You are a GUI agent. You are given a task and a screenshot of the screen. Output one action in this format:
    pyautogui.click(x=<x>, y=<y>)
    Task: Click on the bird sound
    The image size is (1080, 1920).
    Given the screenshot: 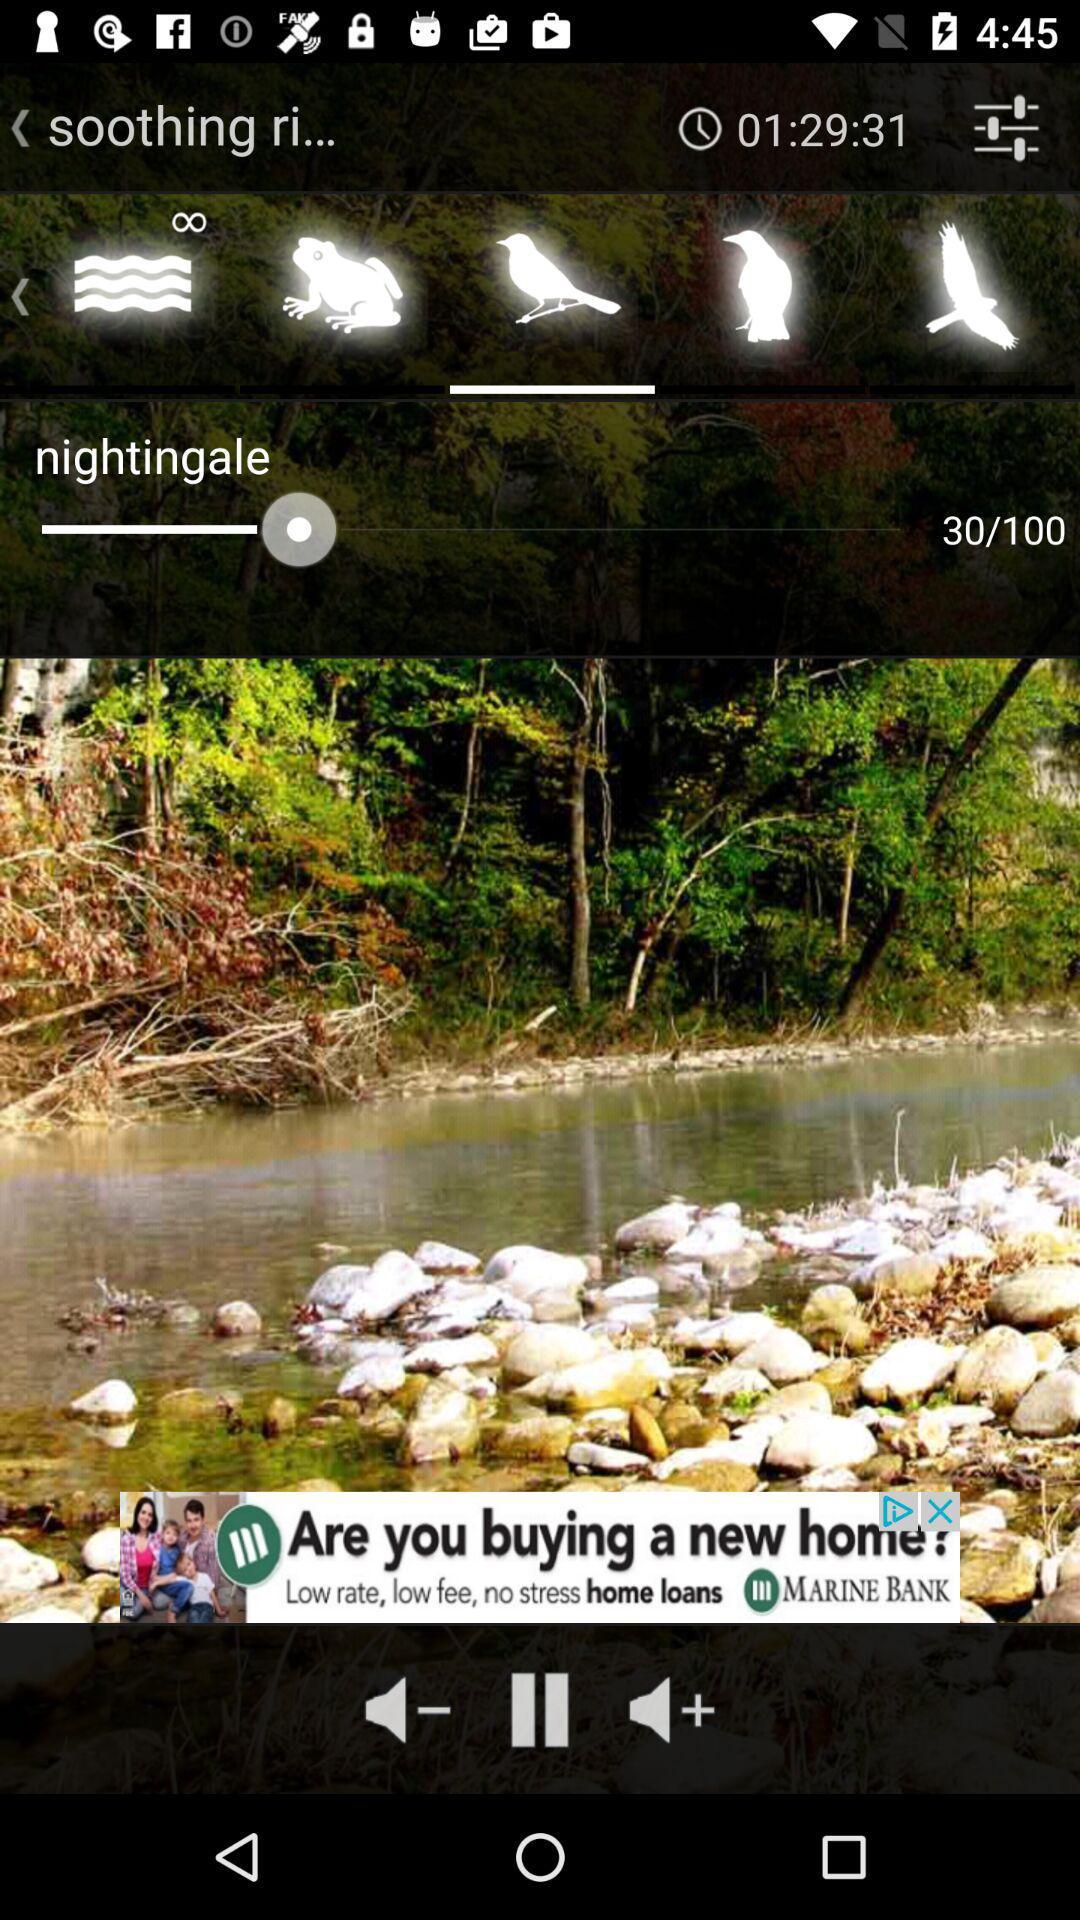 What is the action you would take?
    pyautogui.click(x=762, y=291)
    